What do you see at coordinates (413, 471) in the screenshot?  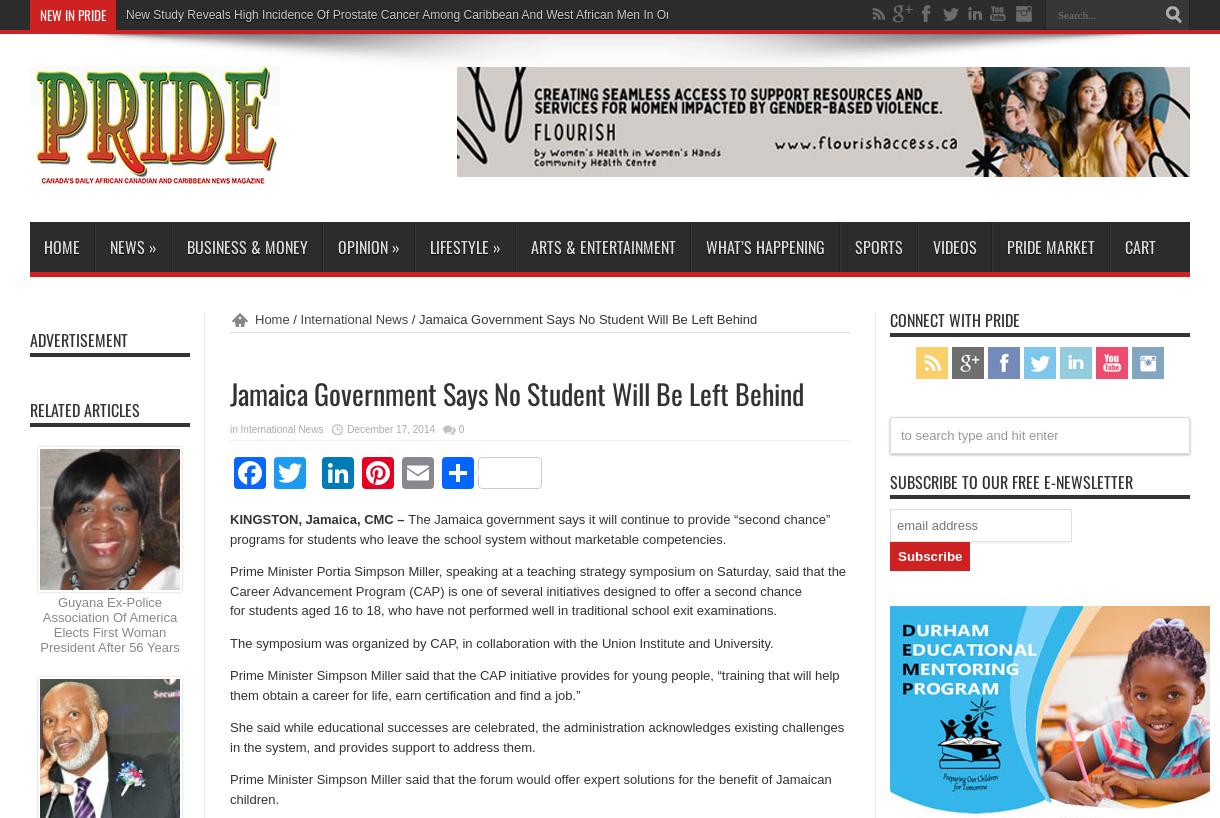 I see `'LinkedIn'` at bounding box center [413, 471].